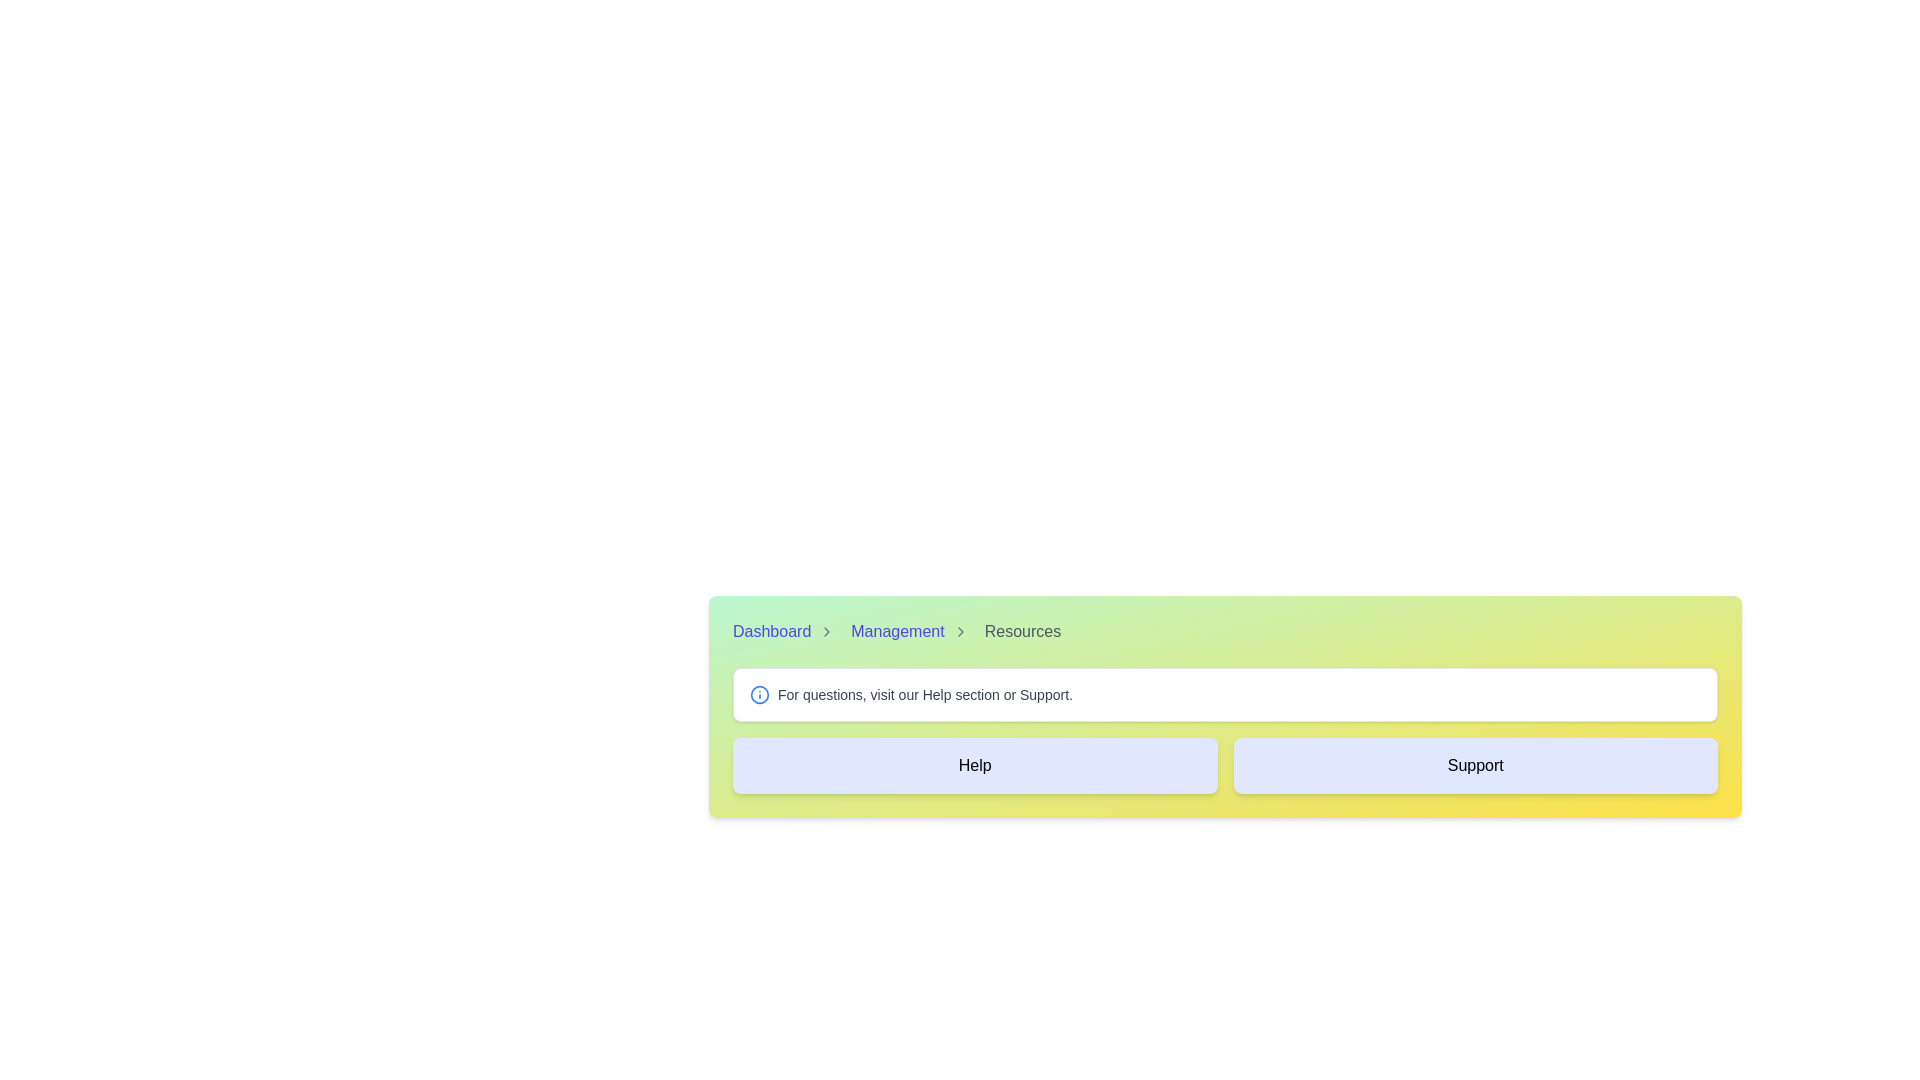 The width and height of the screenshot is (1920, 1080). What do you see at coordinates (924, 693) in the screenshot?
I see `the text label that says 'For questions, visit our Help section or Support.' which is styled in a small, gray font and positioned to the right of a blue circular information icon` at bounding box center [924, 693].